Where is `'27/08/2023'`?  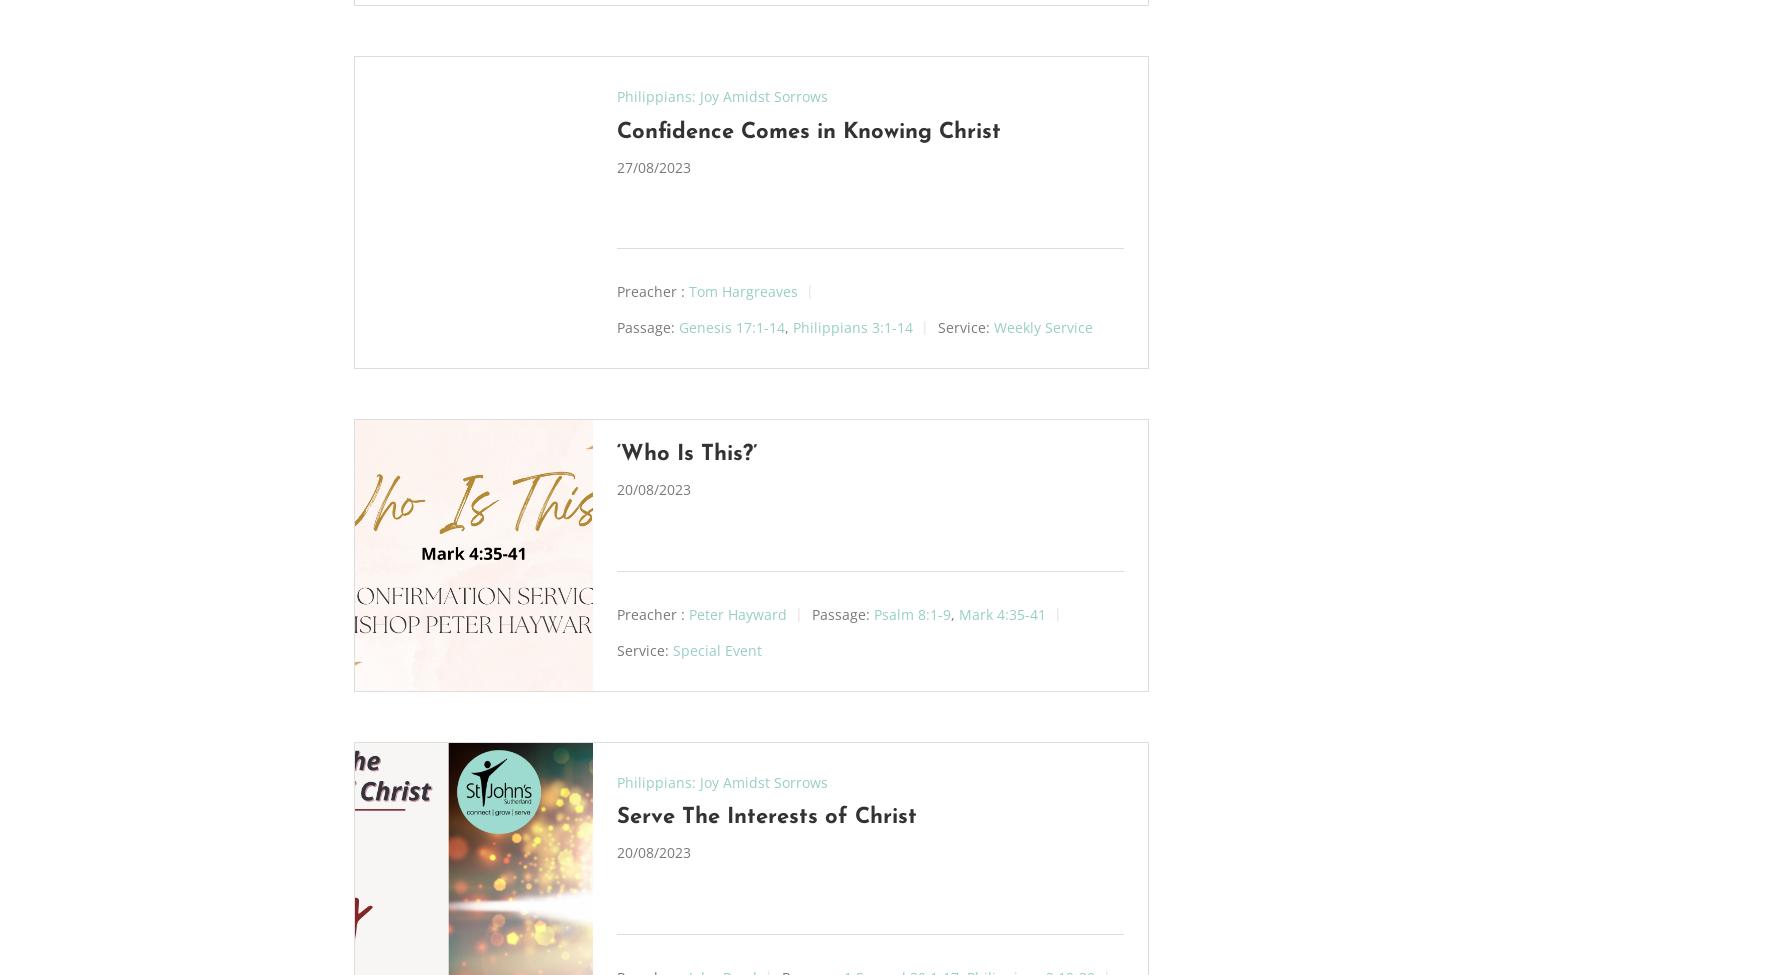 '27/08/2023' is located at coordinates (652, 165).